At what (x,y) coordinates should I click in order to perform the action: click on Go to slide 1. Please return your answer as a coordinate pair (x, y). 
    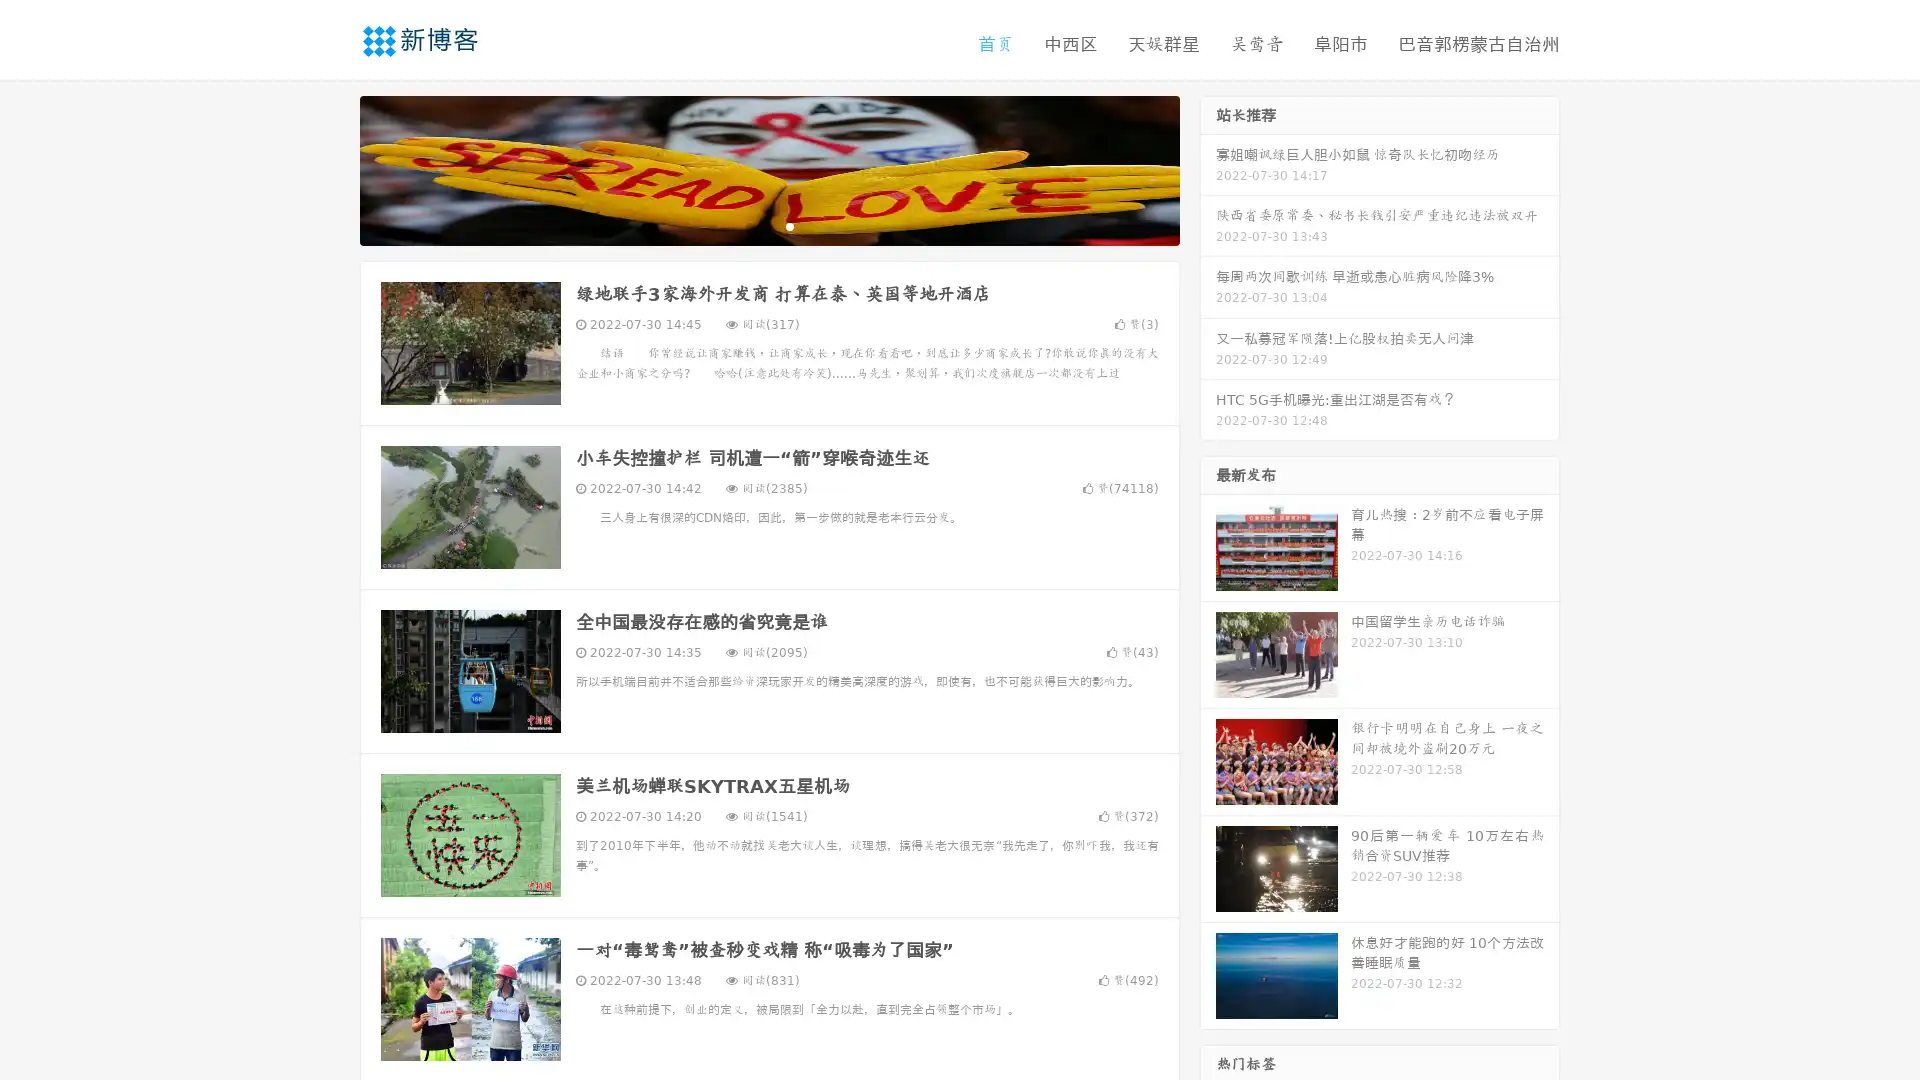
    Looking at the image, I should click on (748, 225).